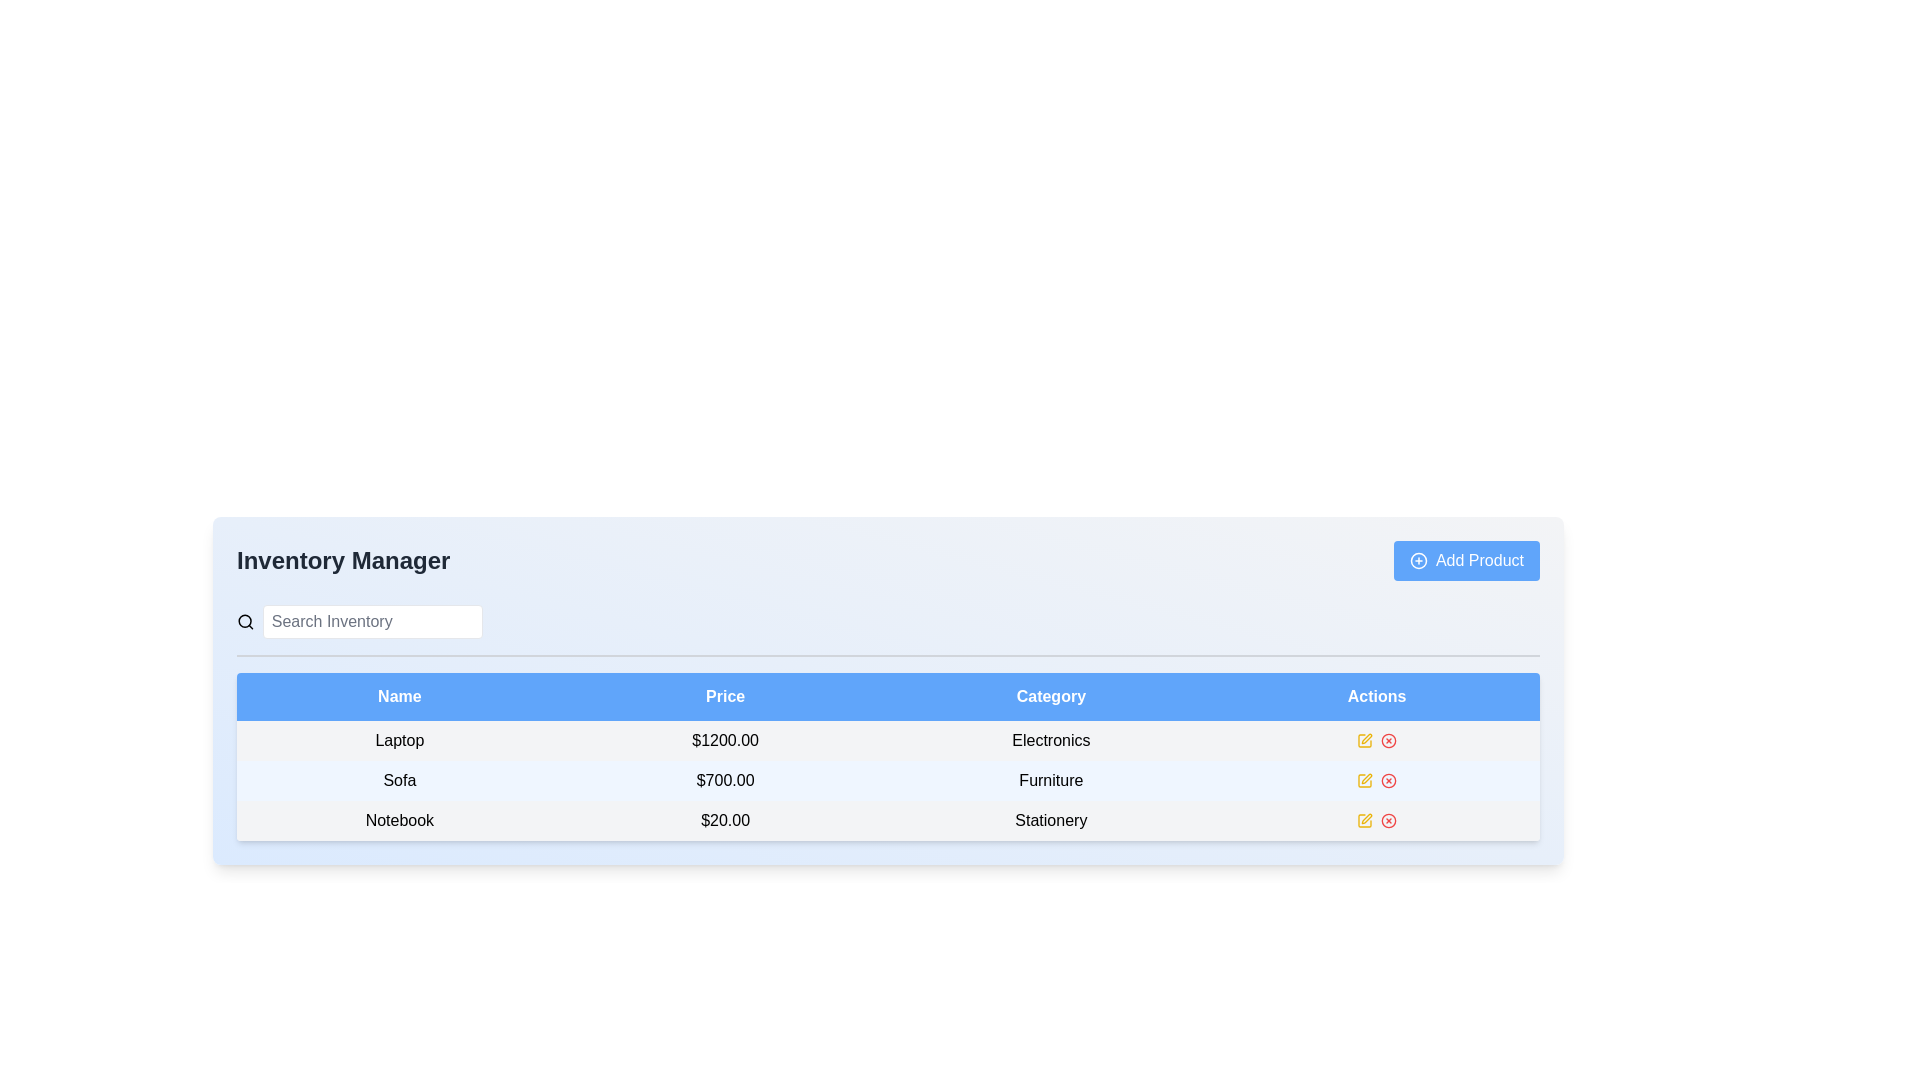 The image size is (1920, 1080). What do you see at coordinates (1364, 821) in the screenshot?
I see `the rectangular icon resembling a pen inside a square, located in the 'Actions' column of the last row of the table for the 'Notebook' row` at bounding box center [1364, 821].